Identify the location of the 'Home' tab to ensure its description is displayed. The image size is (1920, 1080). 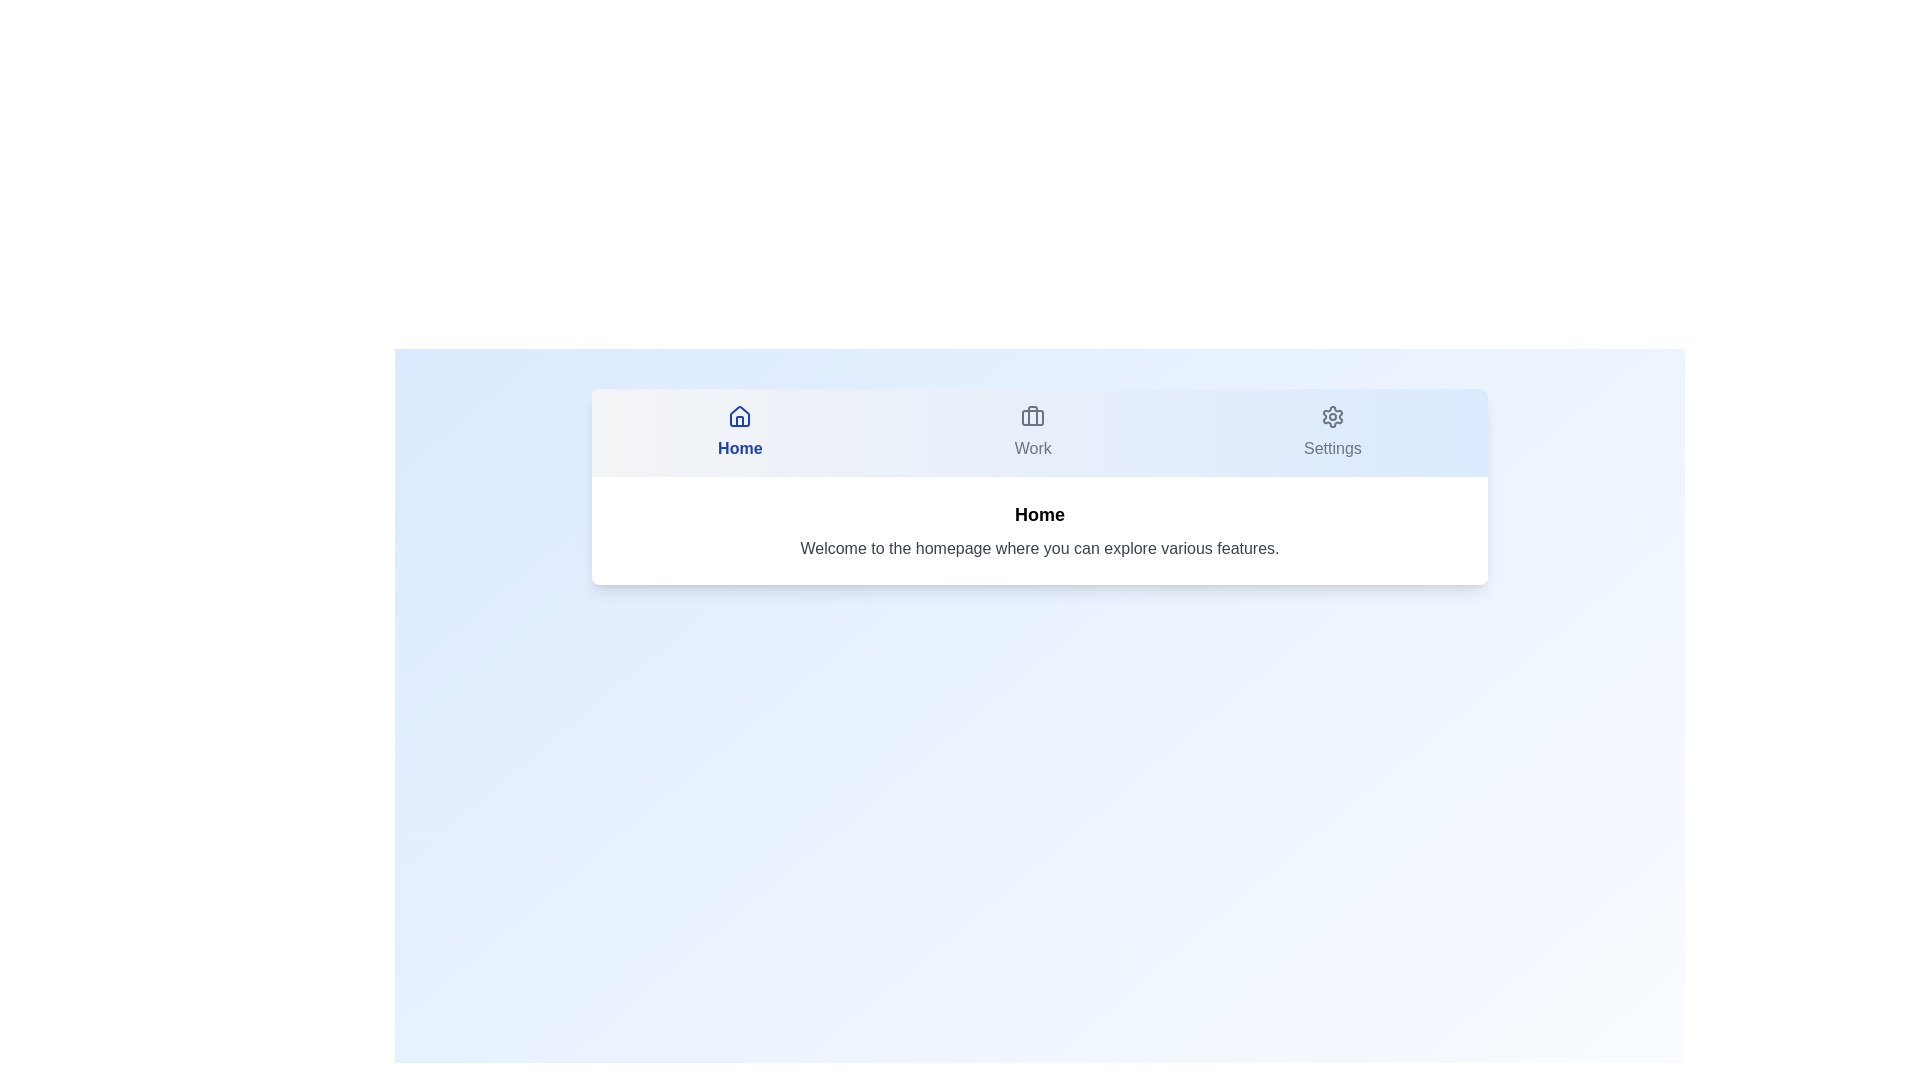
(738, 431).